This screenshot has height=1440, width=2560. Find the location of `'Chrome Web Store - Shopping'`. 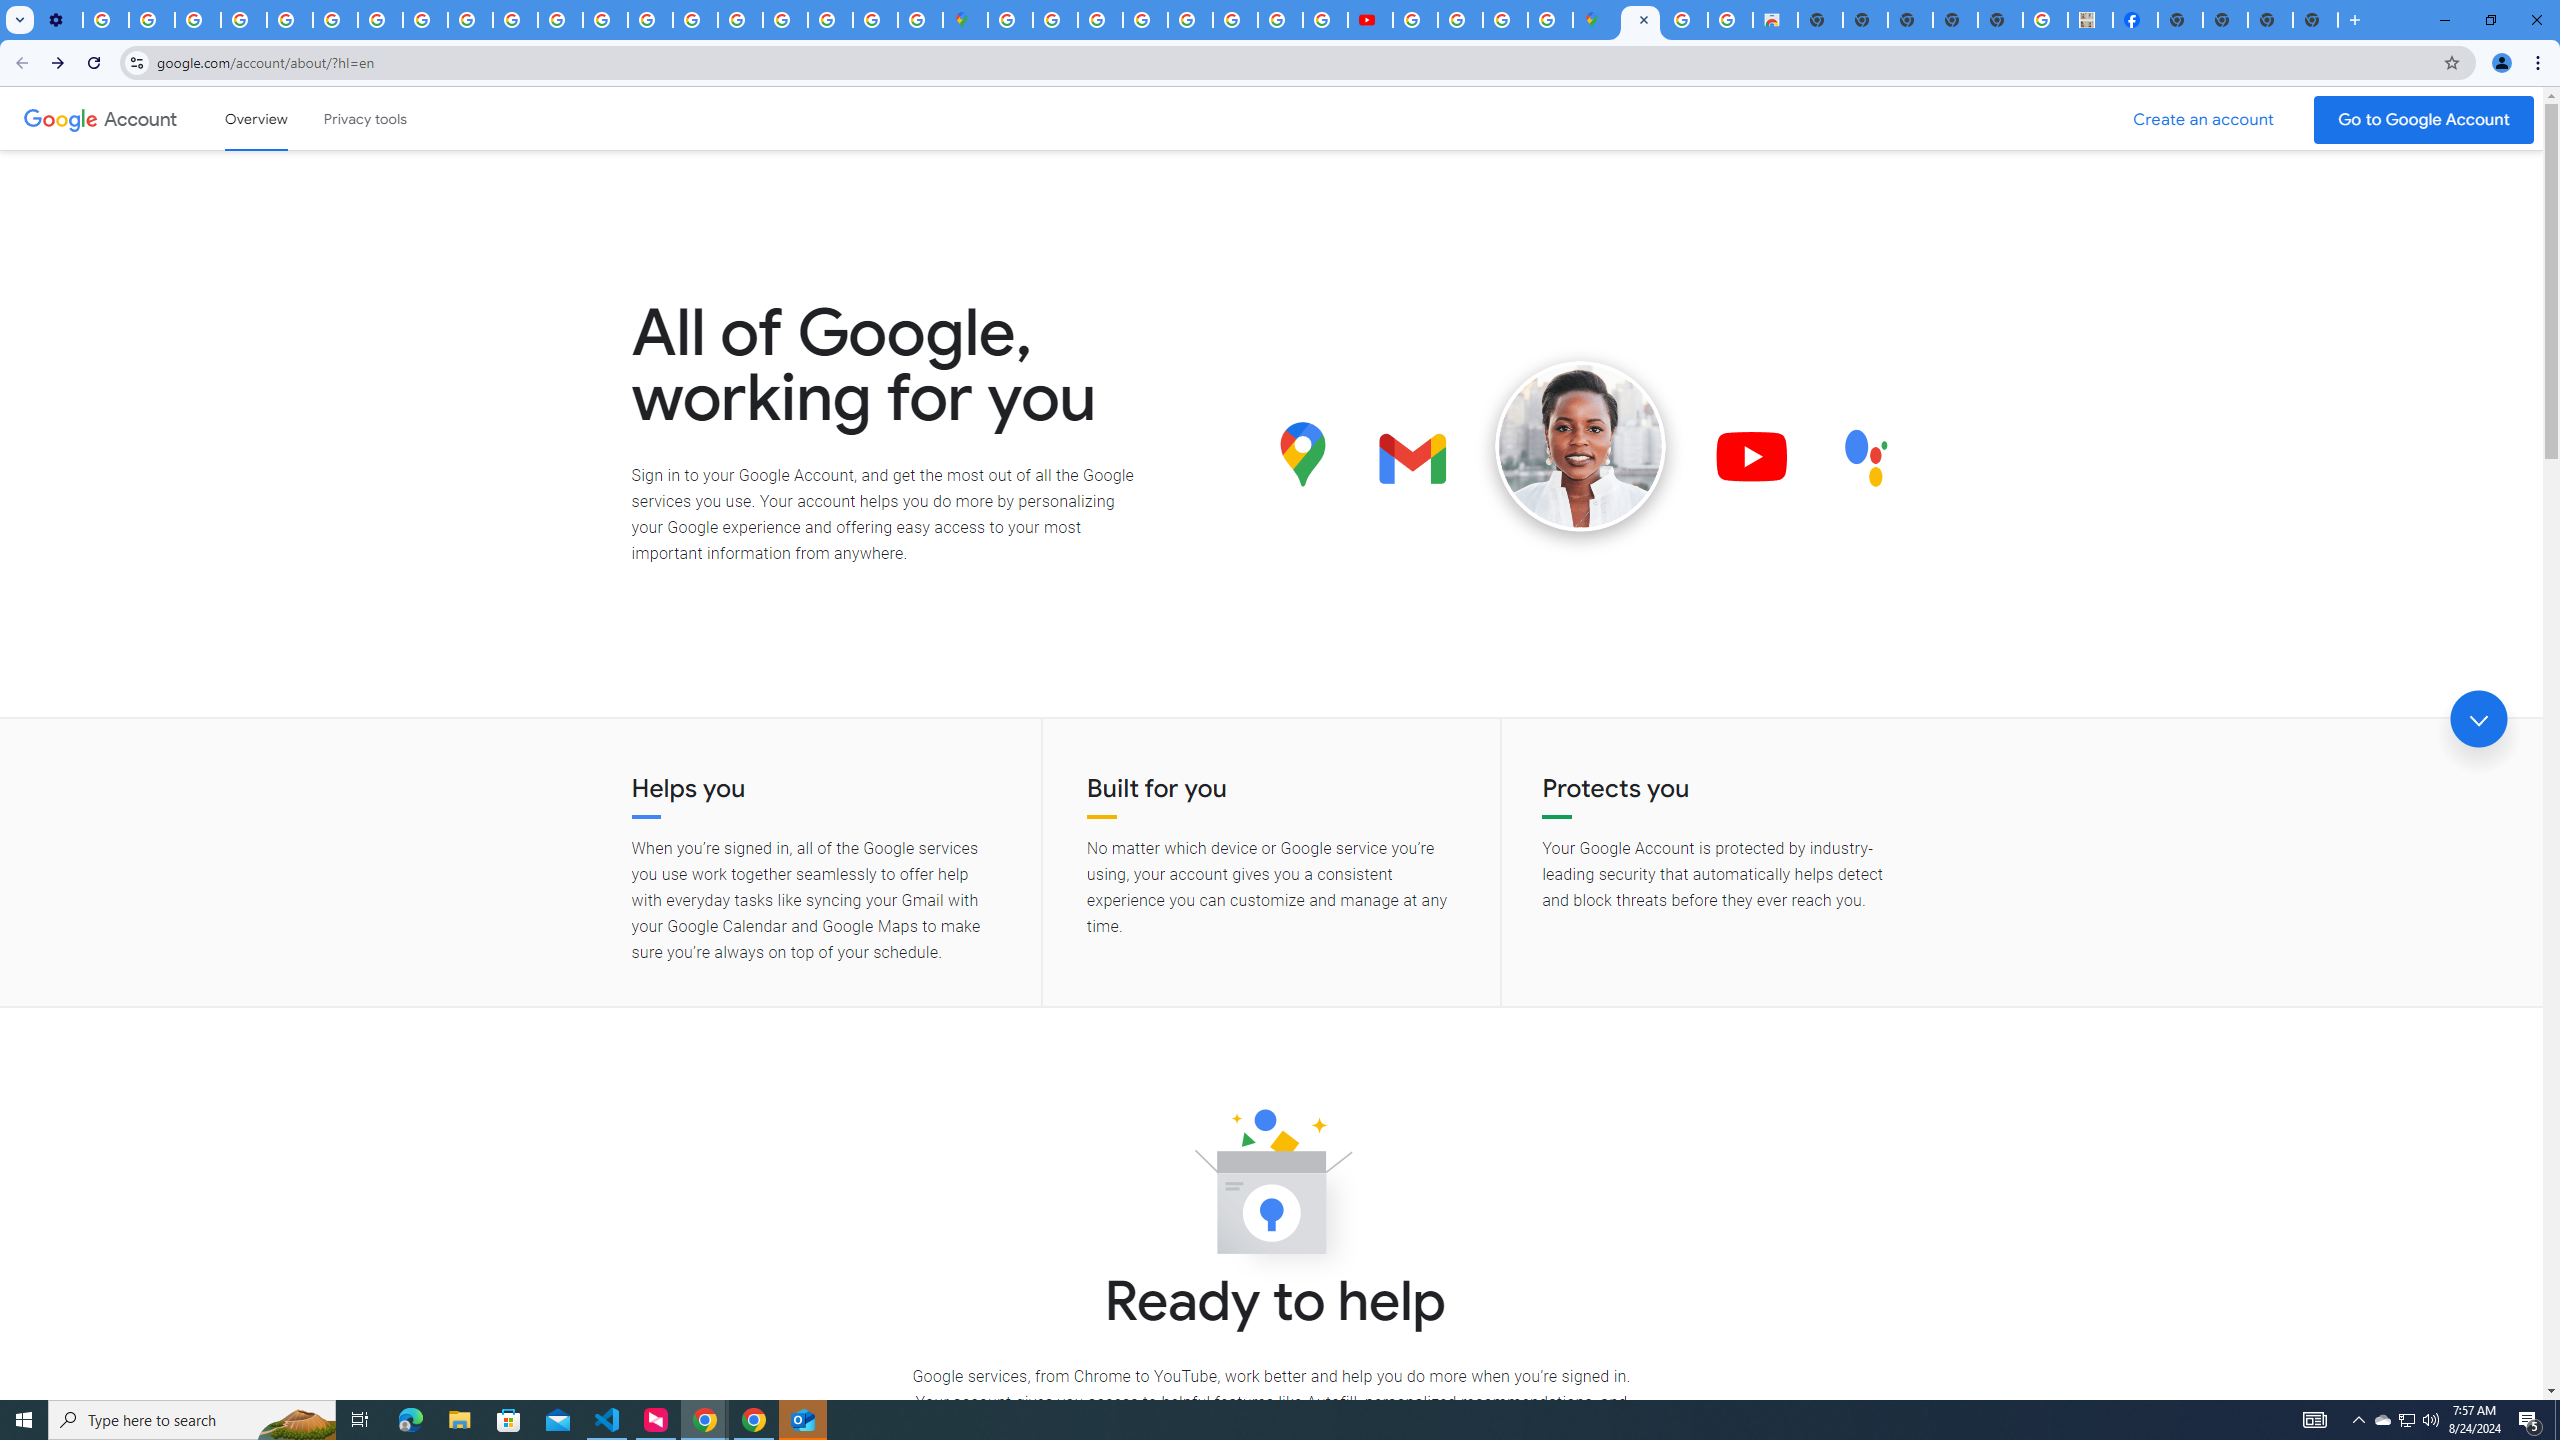

'Chrome Web Store - Shopping' is located at coordinates (1774, 19).